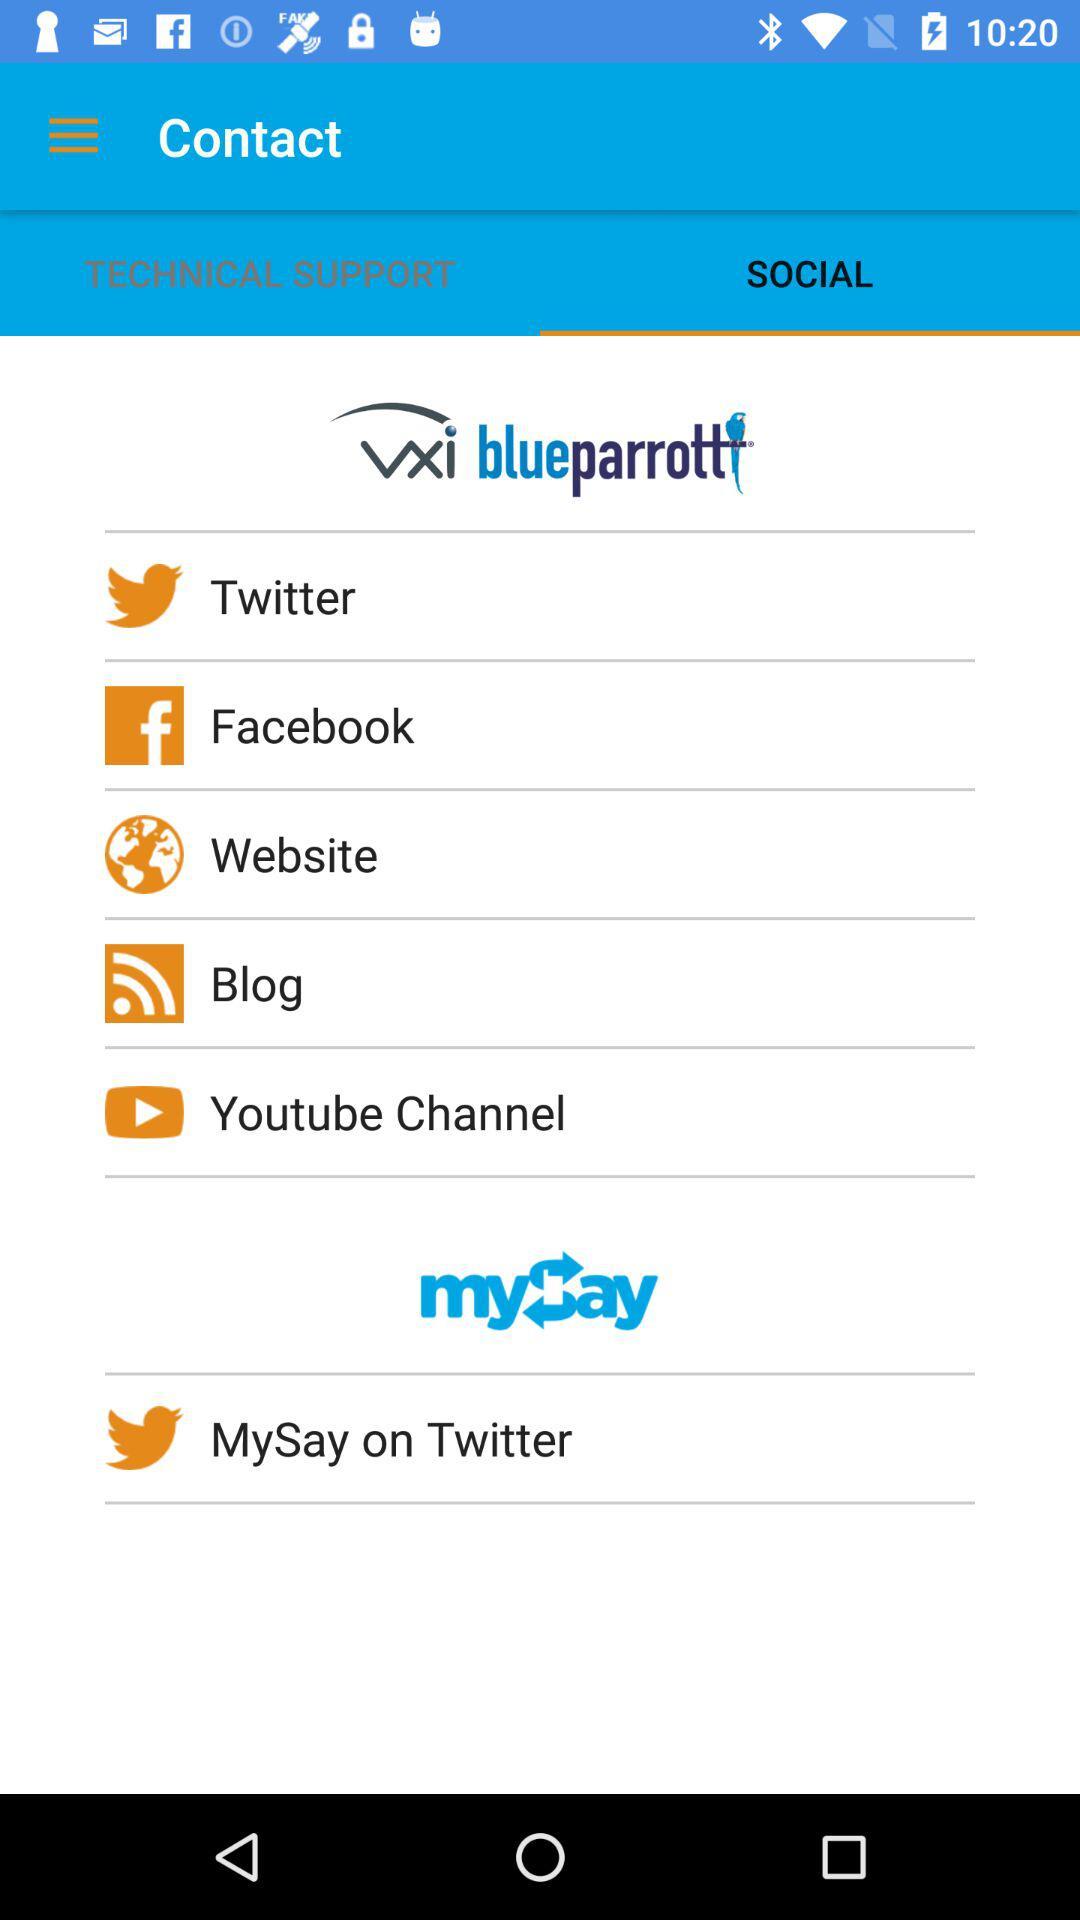 The image size is (1080, 1920). I want to click on website item, so click(307, 853).